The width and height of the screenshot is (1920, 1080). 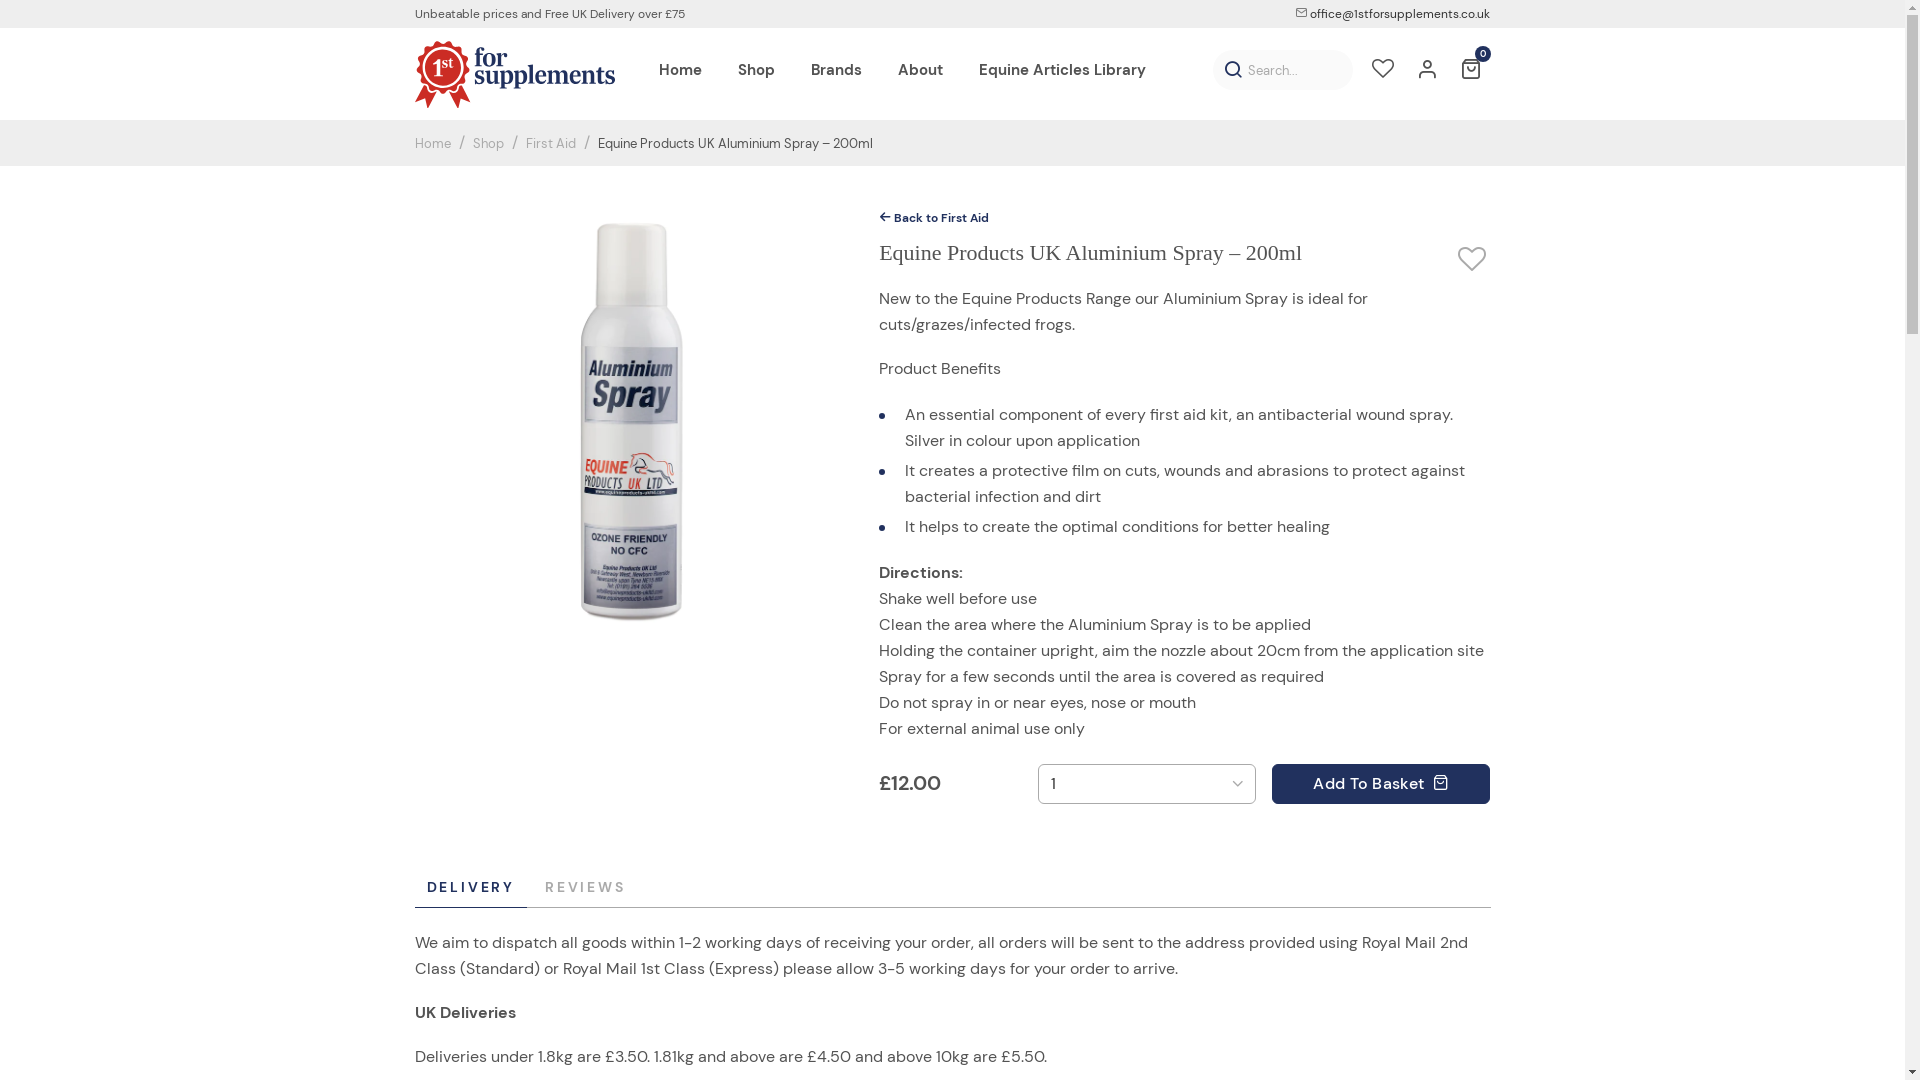 I want to click on 'About', so click(x=919, y=69).